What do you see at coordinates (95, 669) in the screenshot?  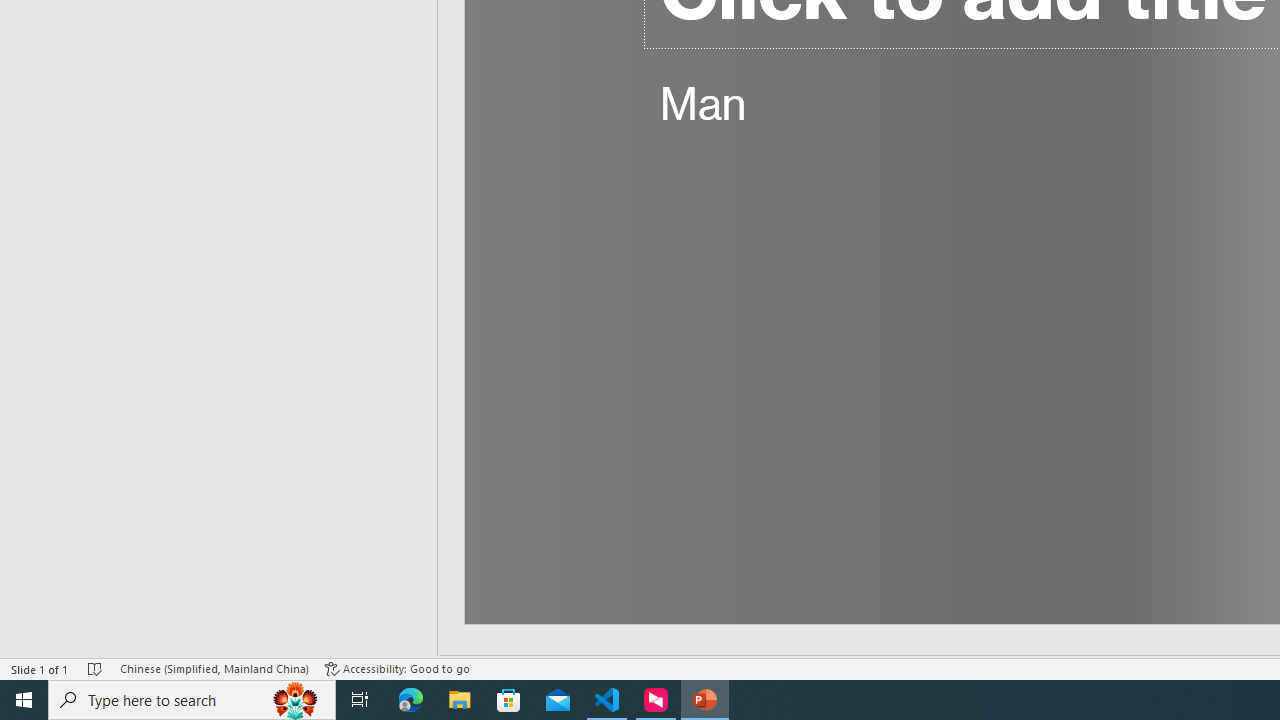 I see `'Spell Check No Errors'` at bounding box center [95, 669].